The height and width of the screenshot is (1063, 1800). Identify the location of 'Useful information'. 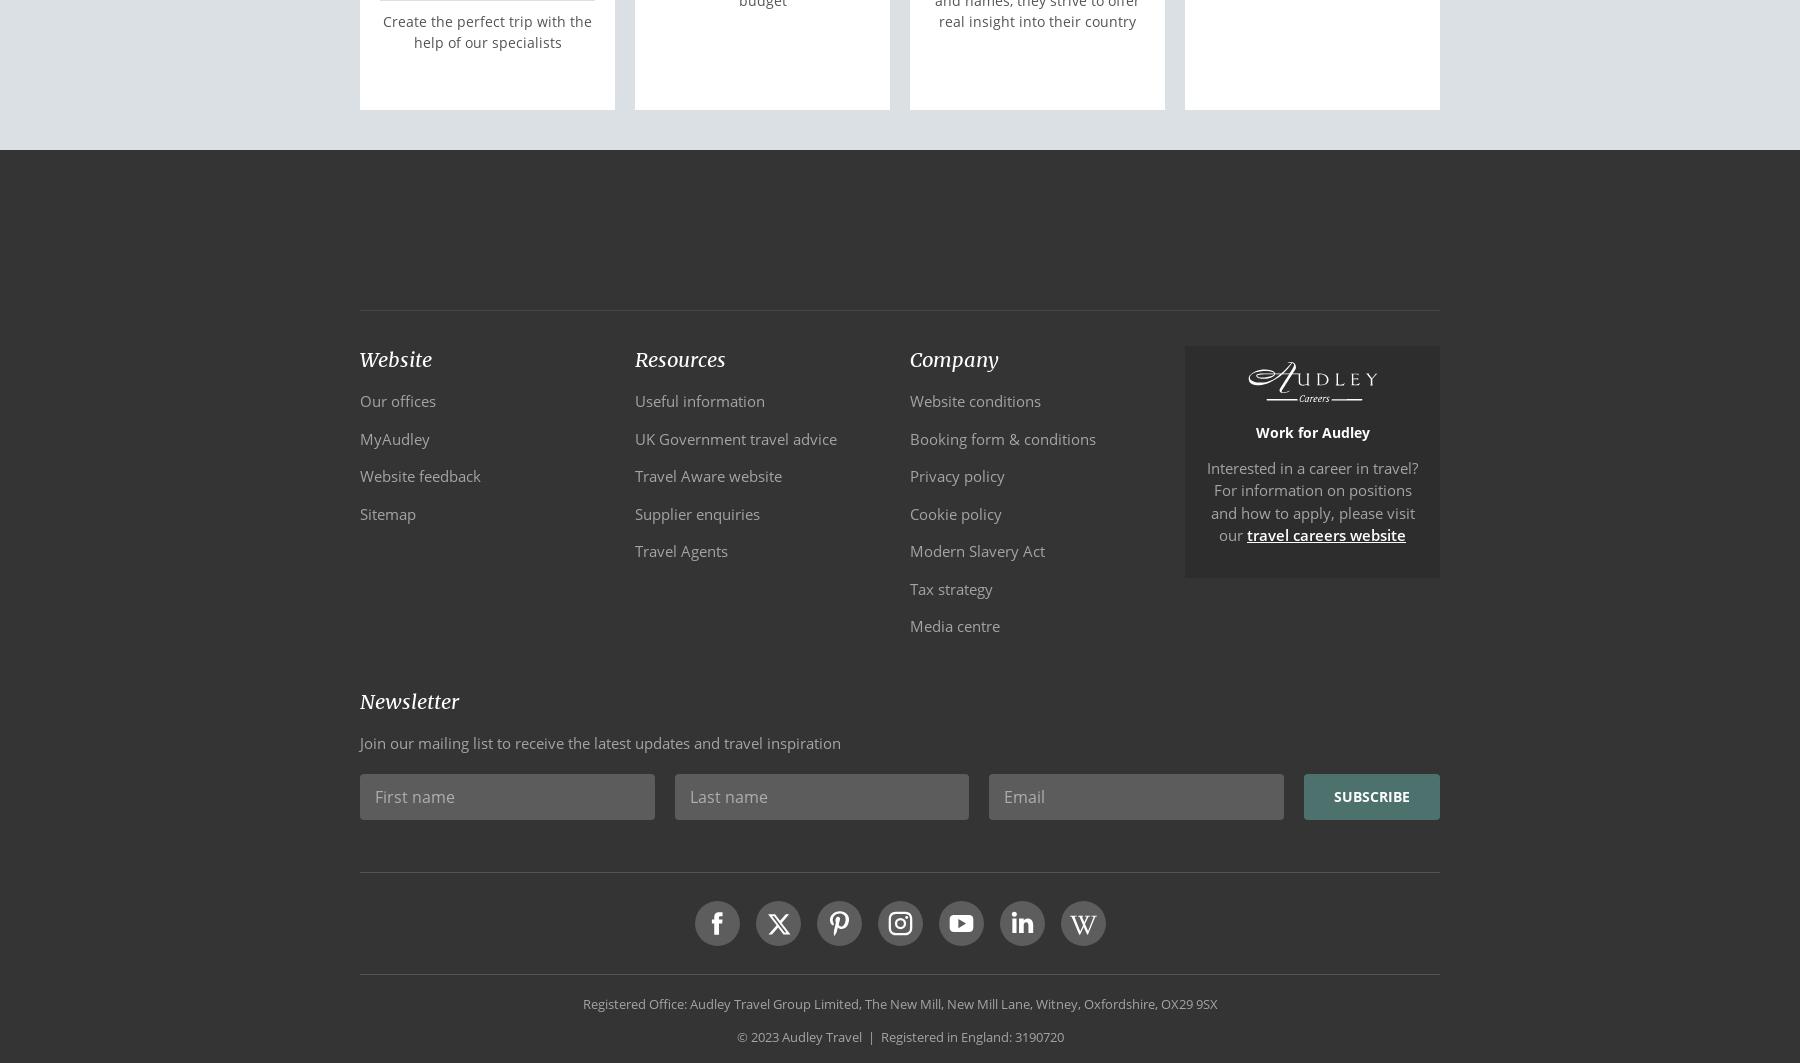
(699, 400).